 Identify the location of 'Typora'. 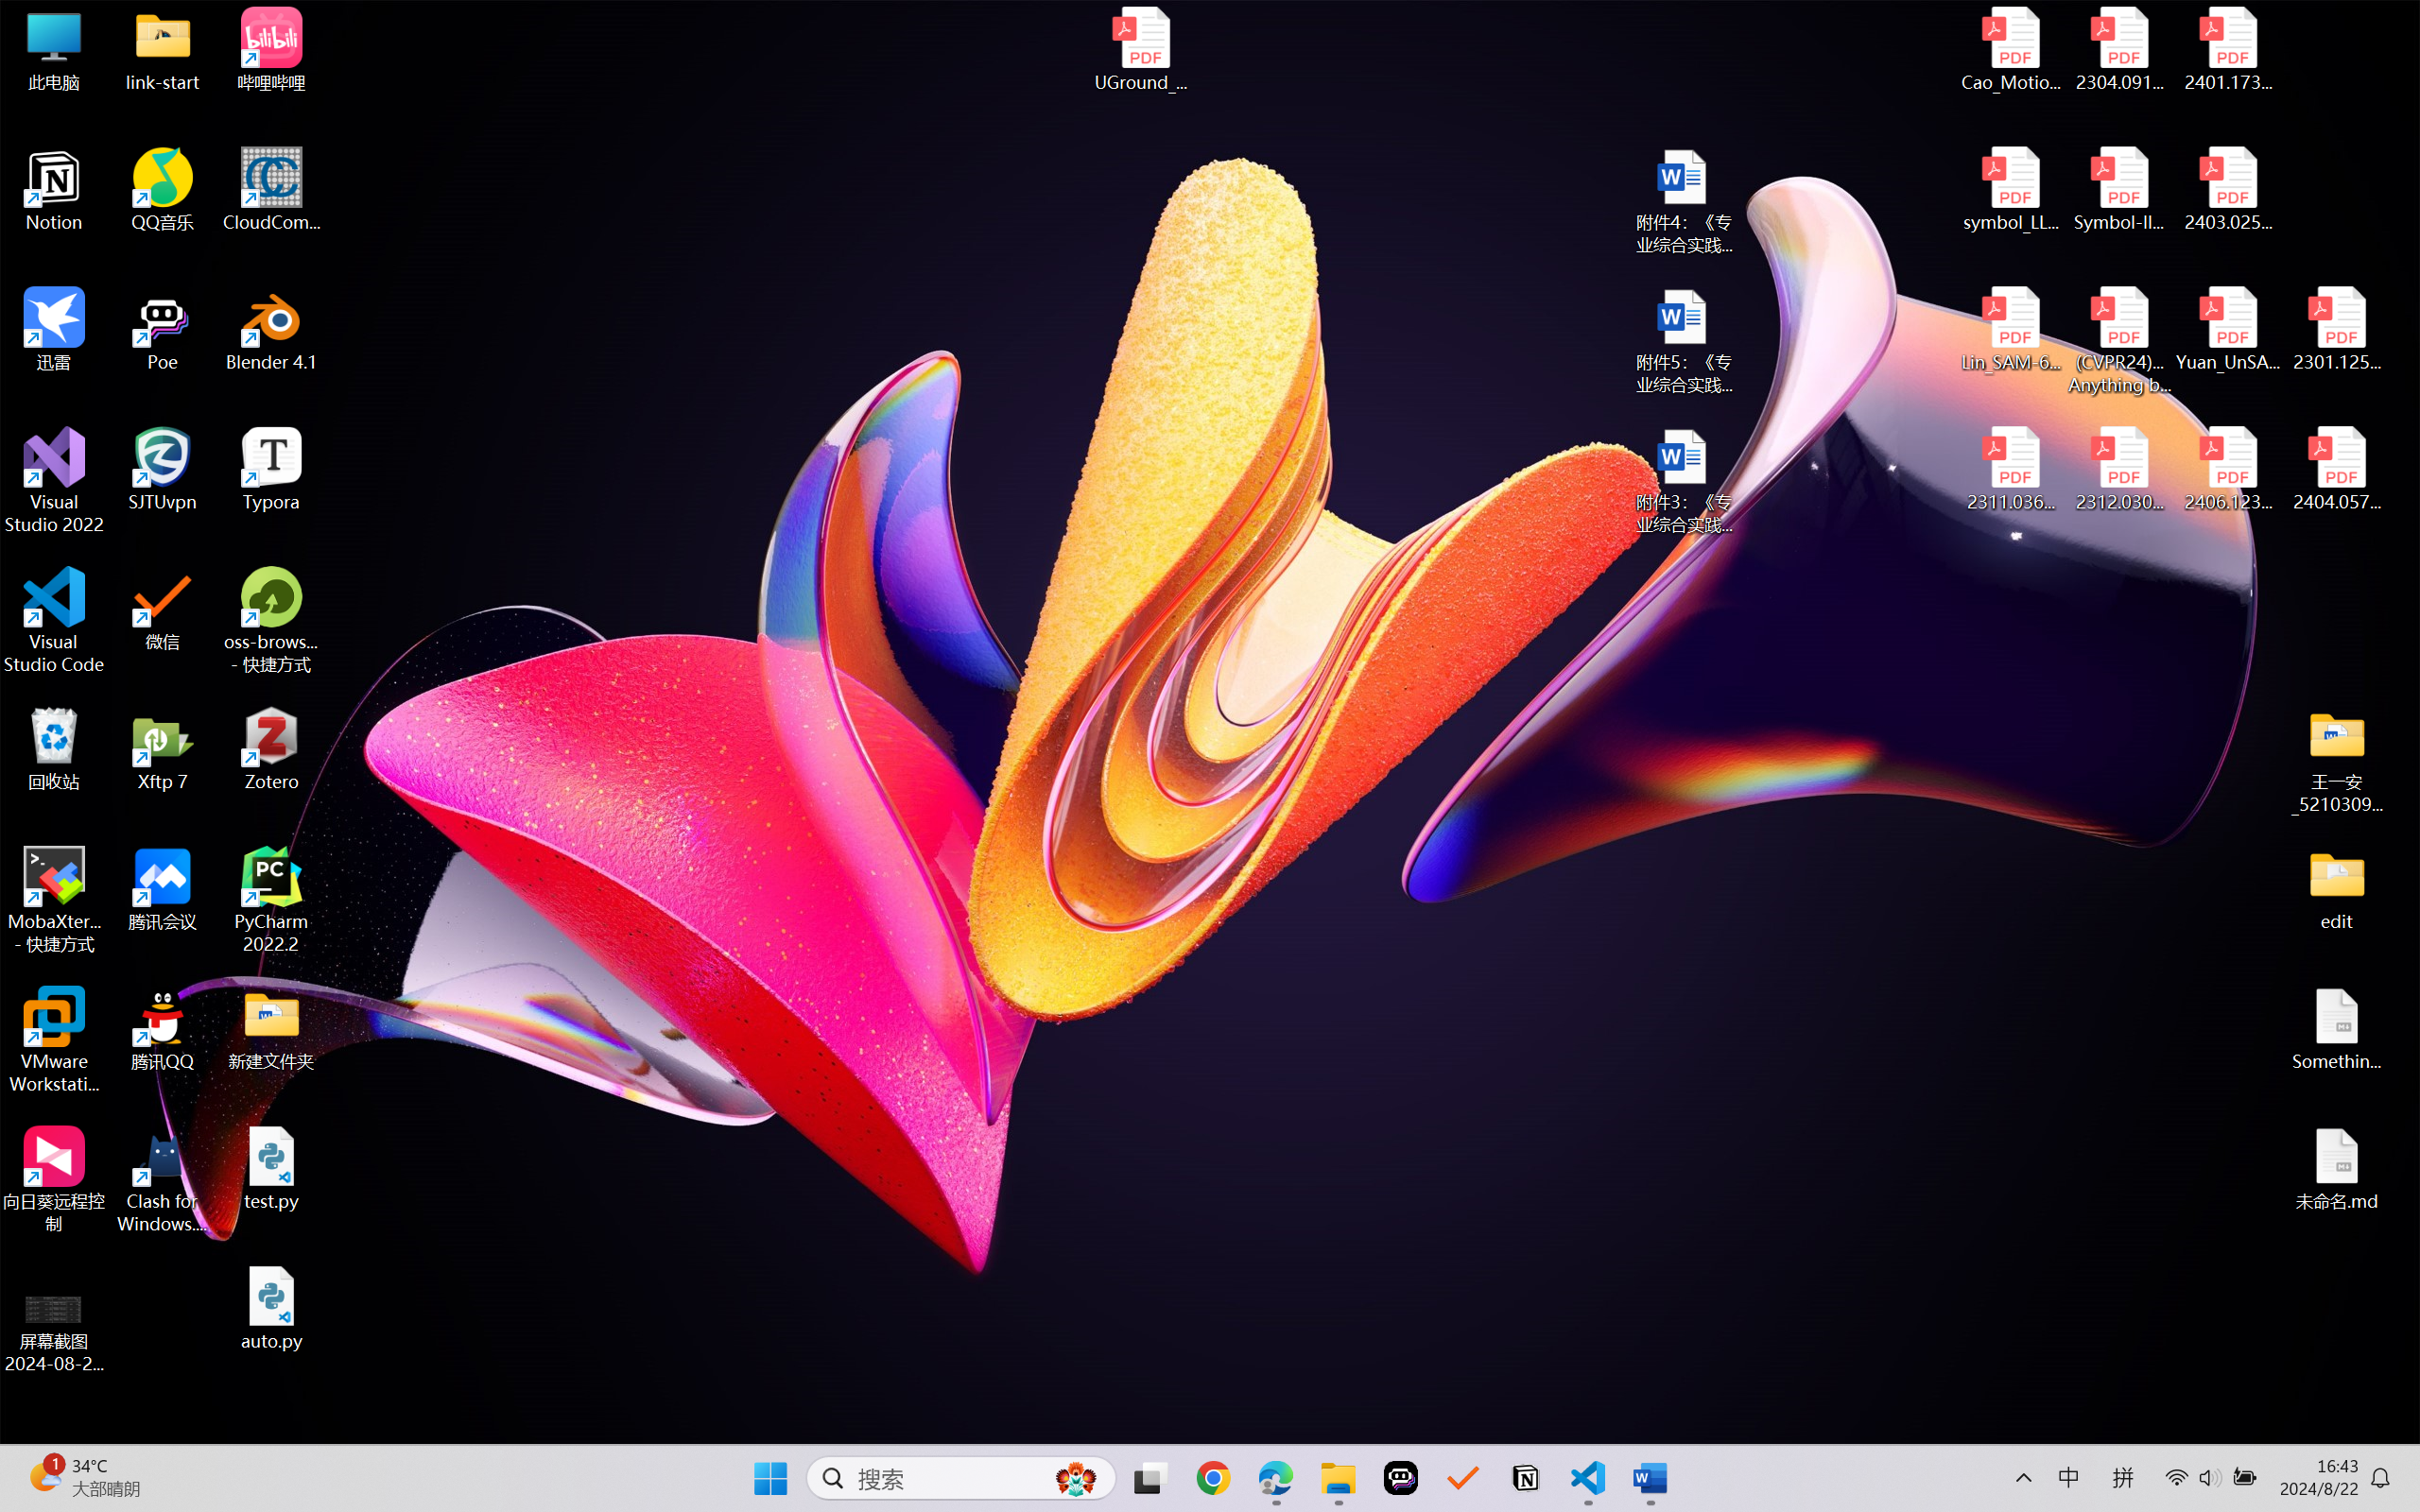
(271, 469).